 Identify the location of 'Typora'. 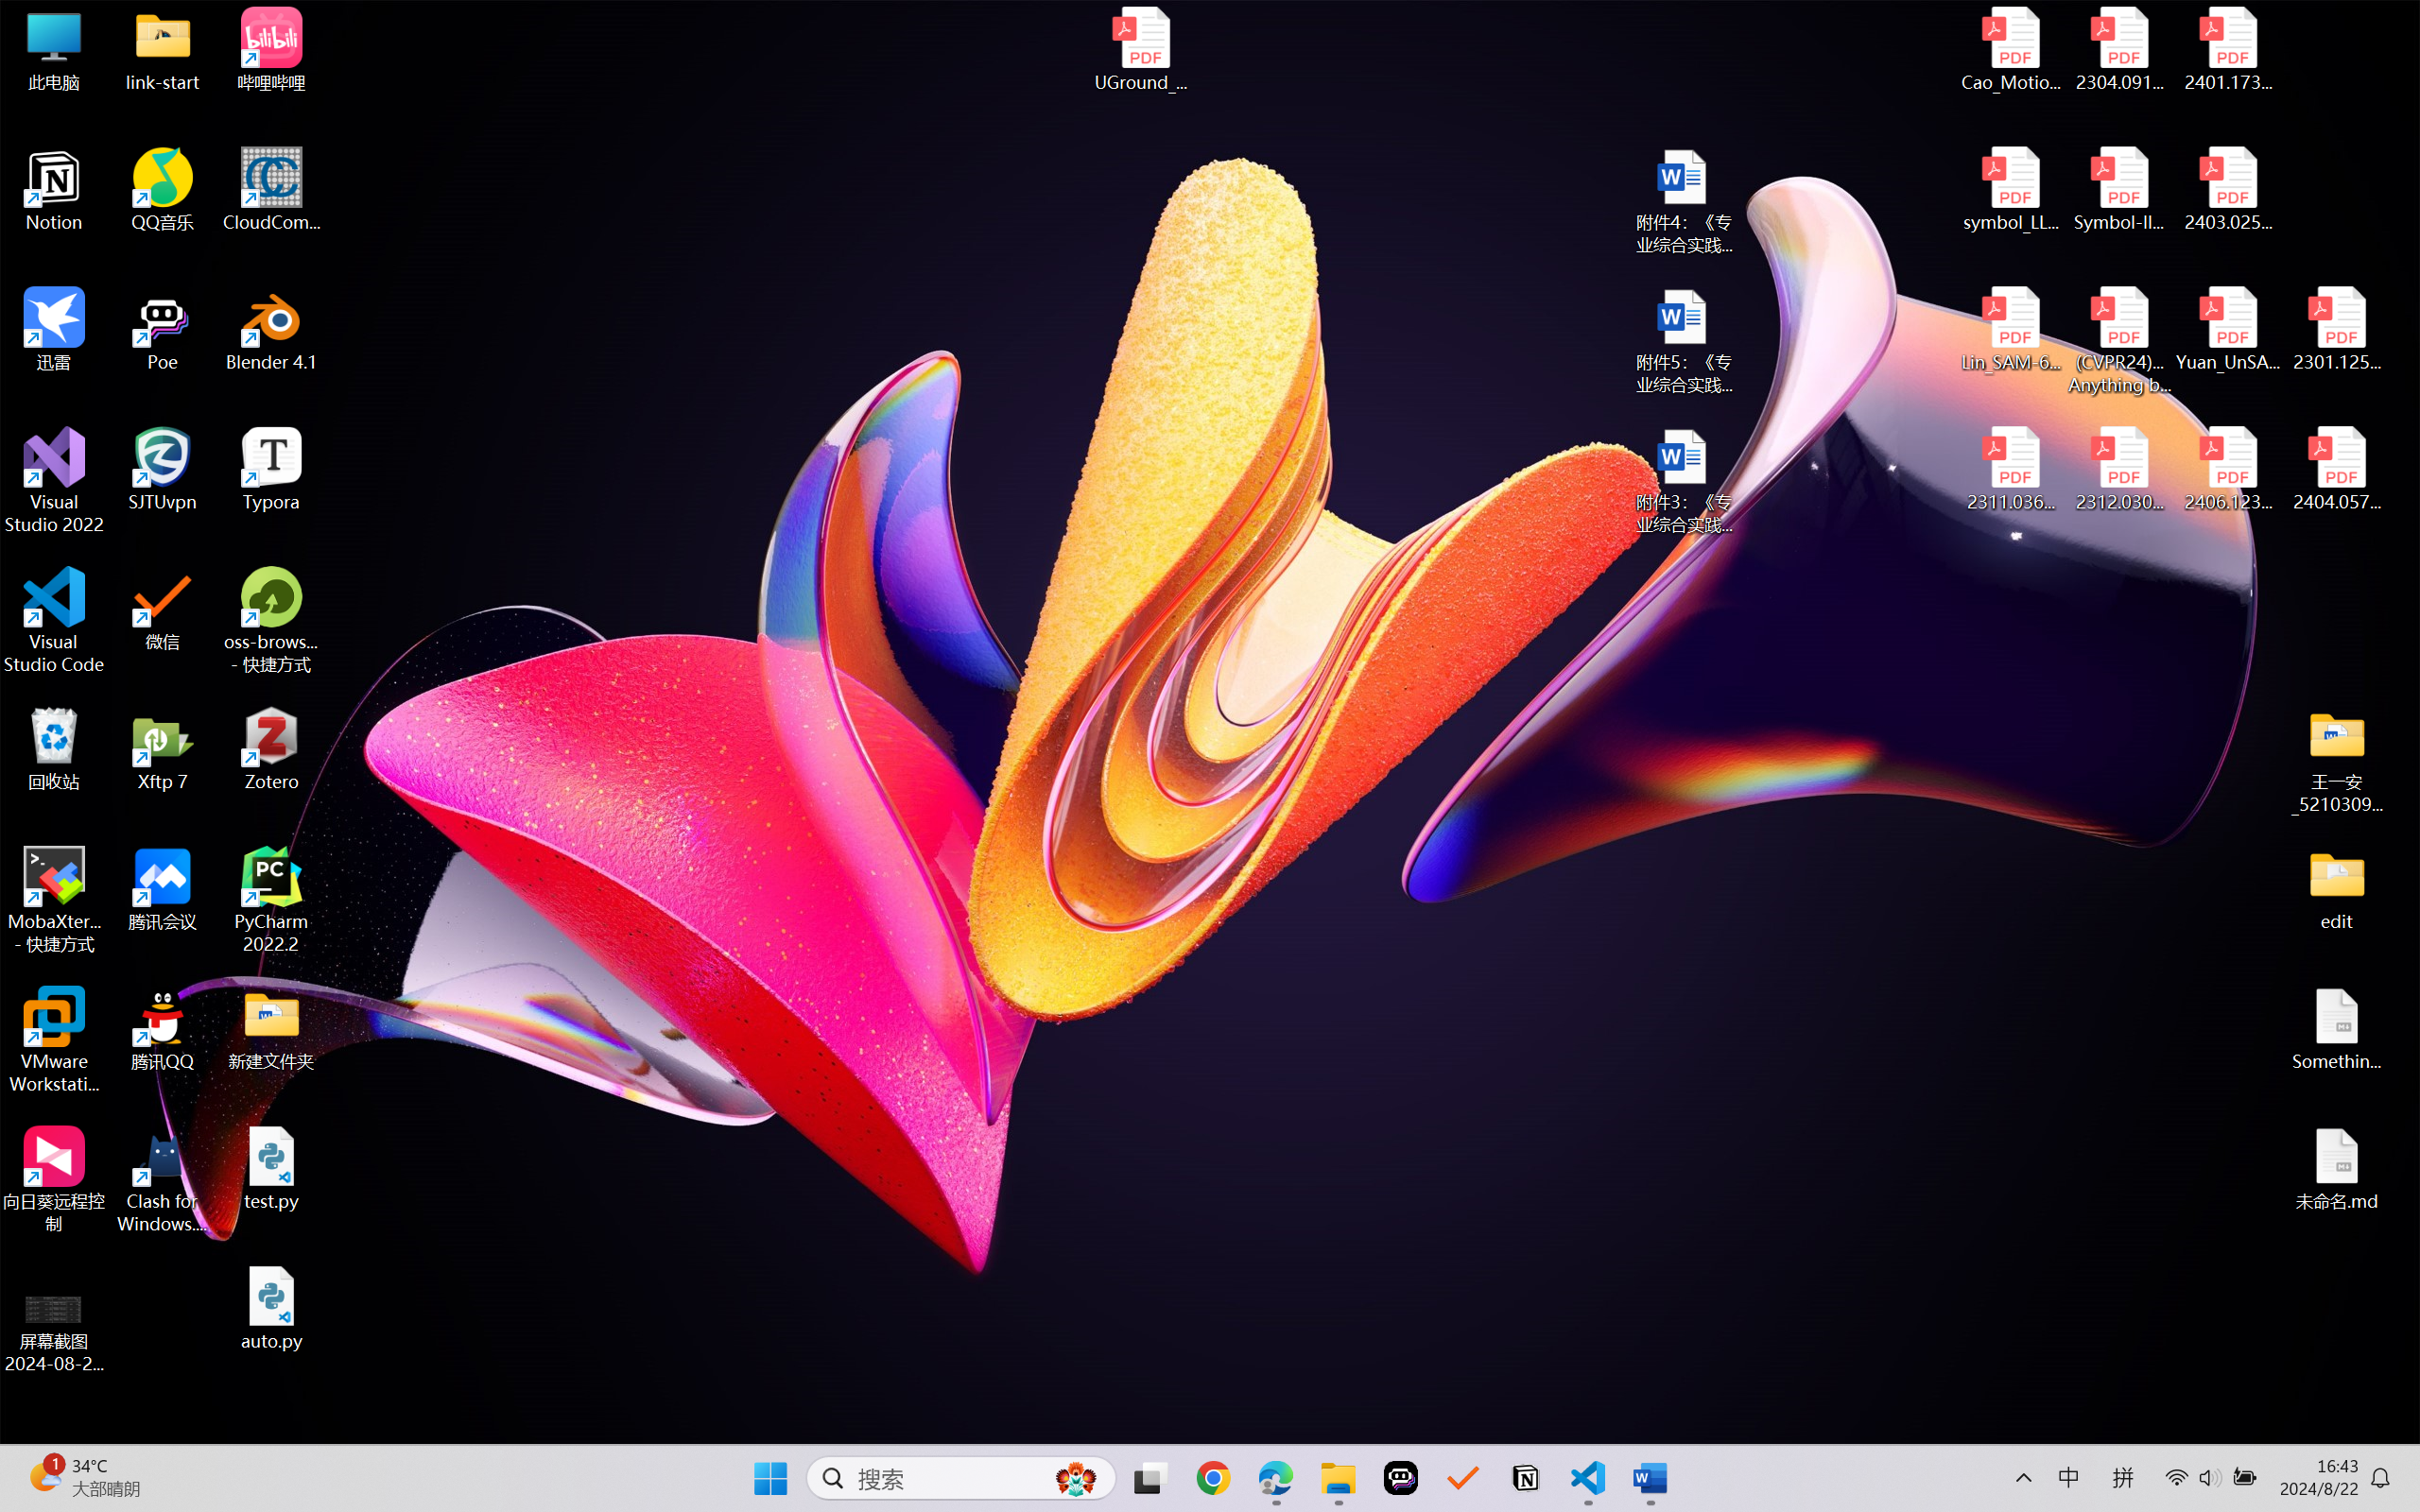
(271, 469).